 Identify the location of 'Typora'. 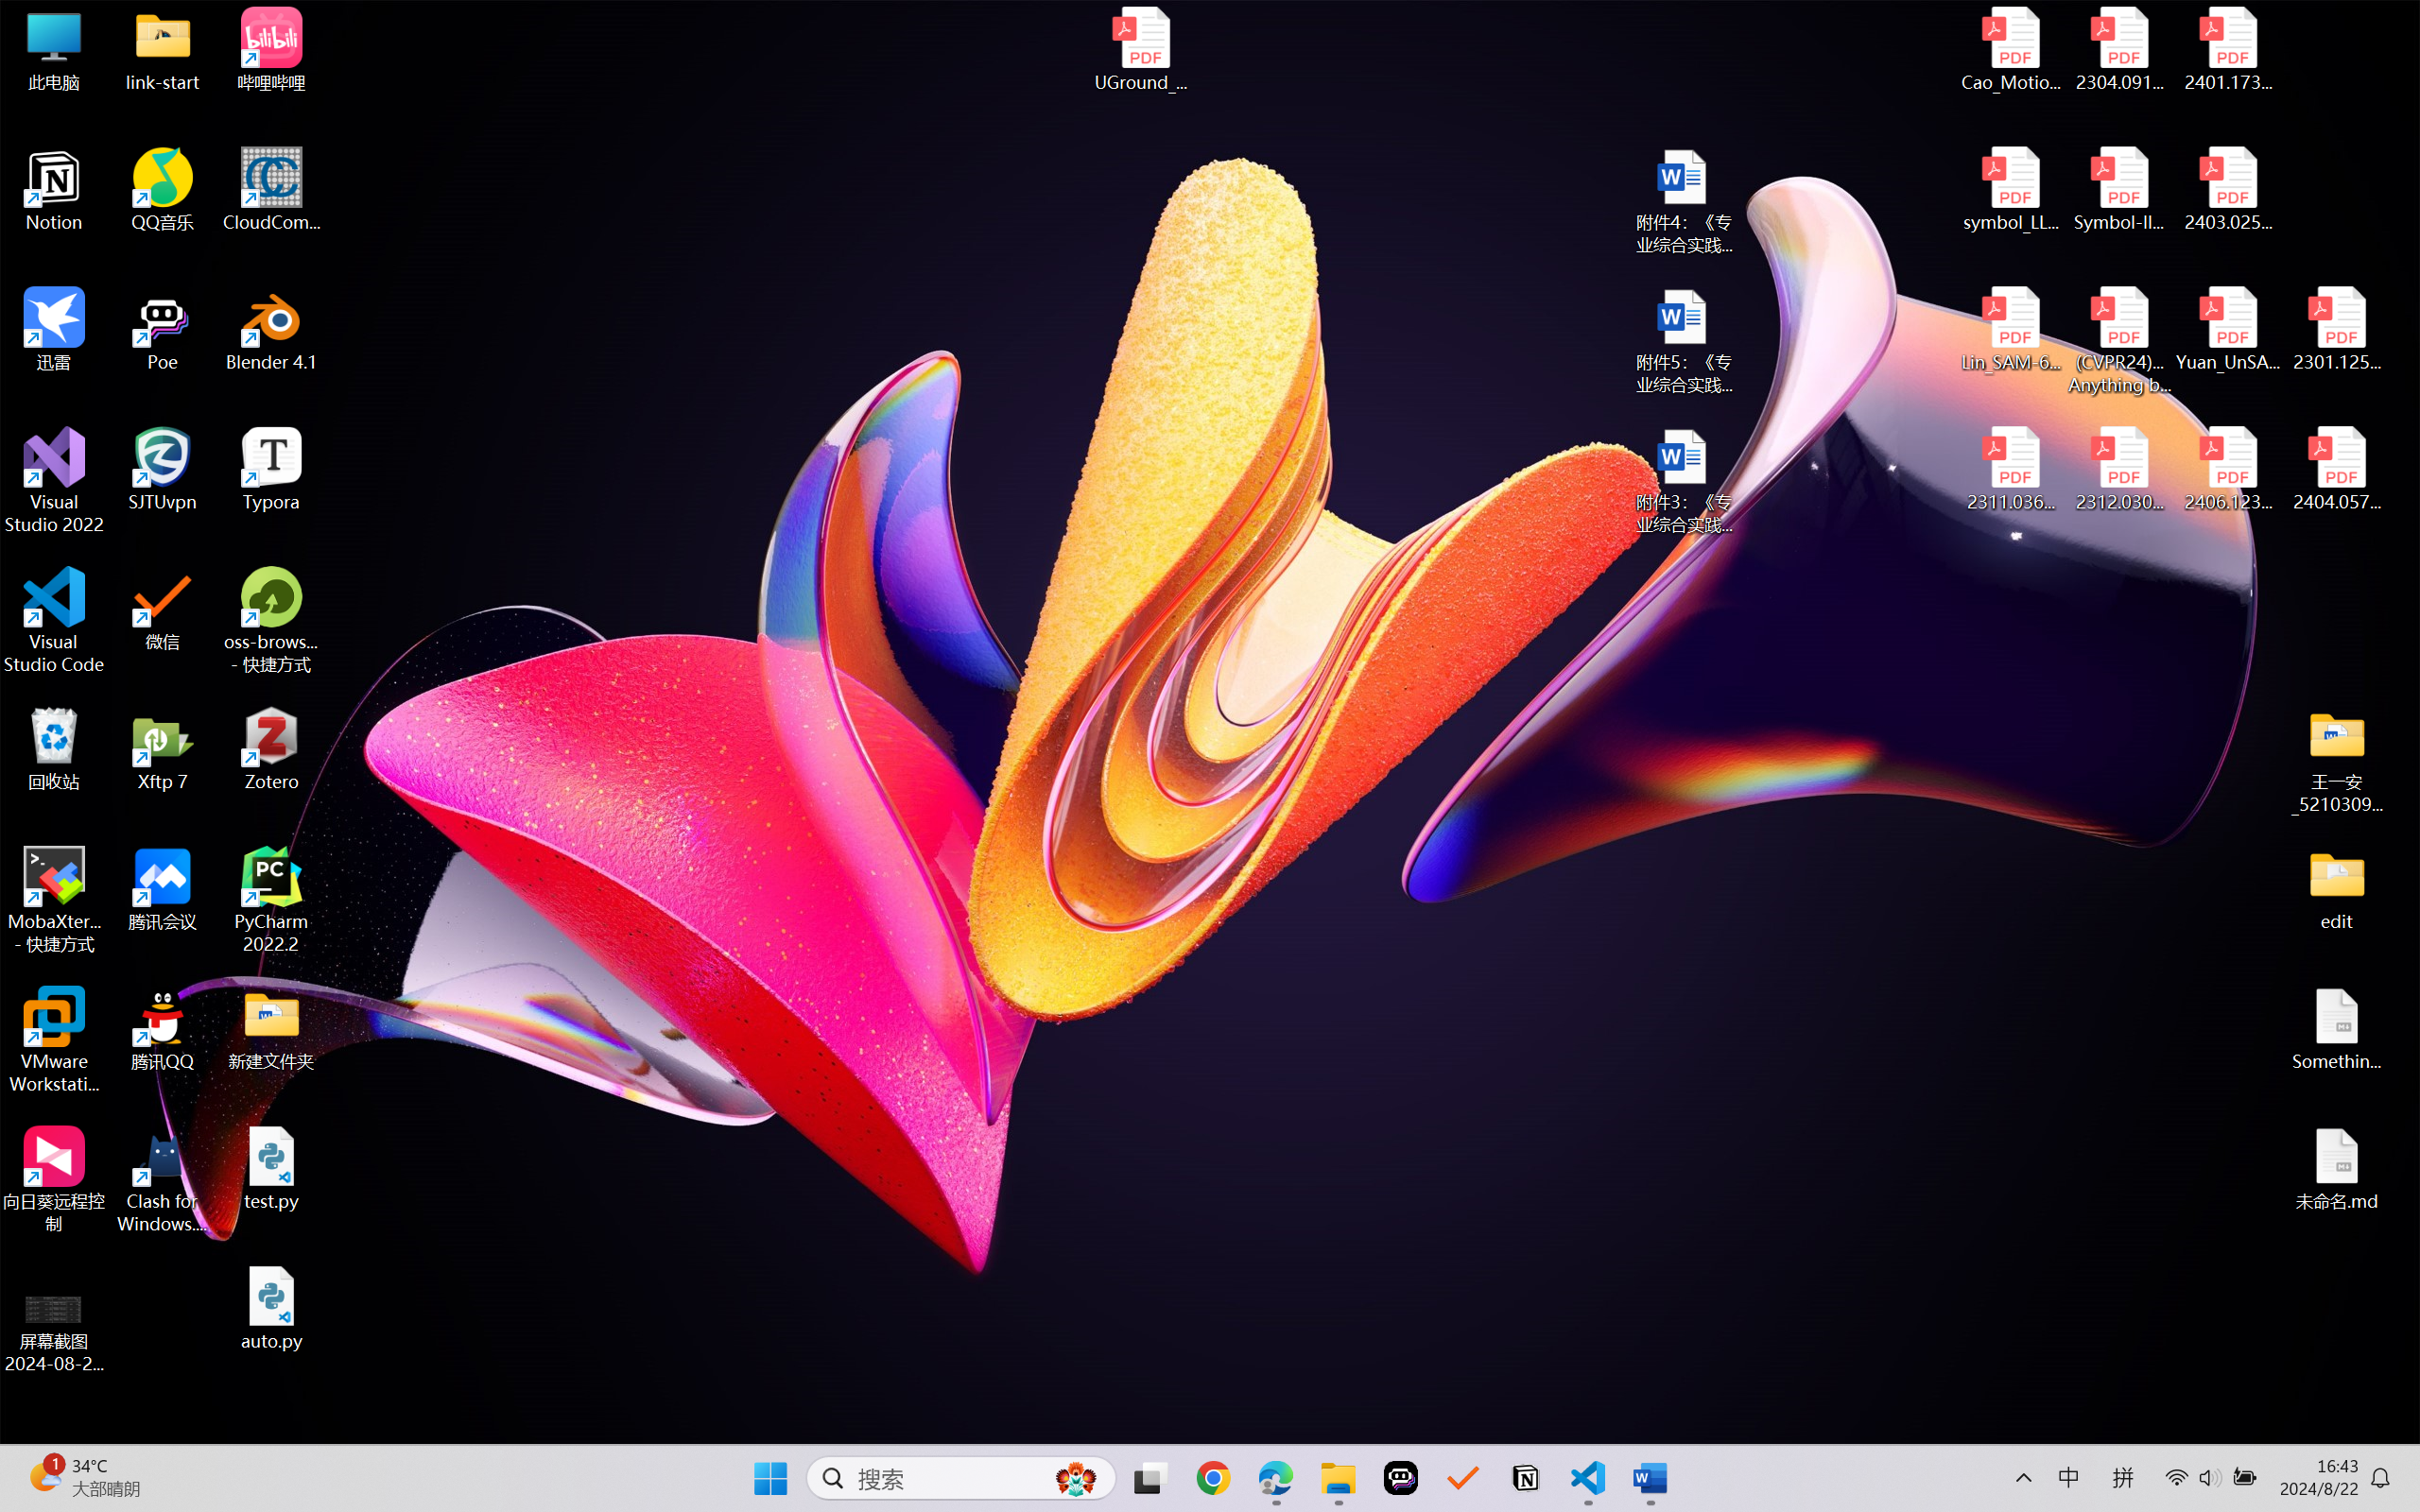
(271, 469).